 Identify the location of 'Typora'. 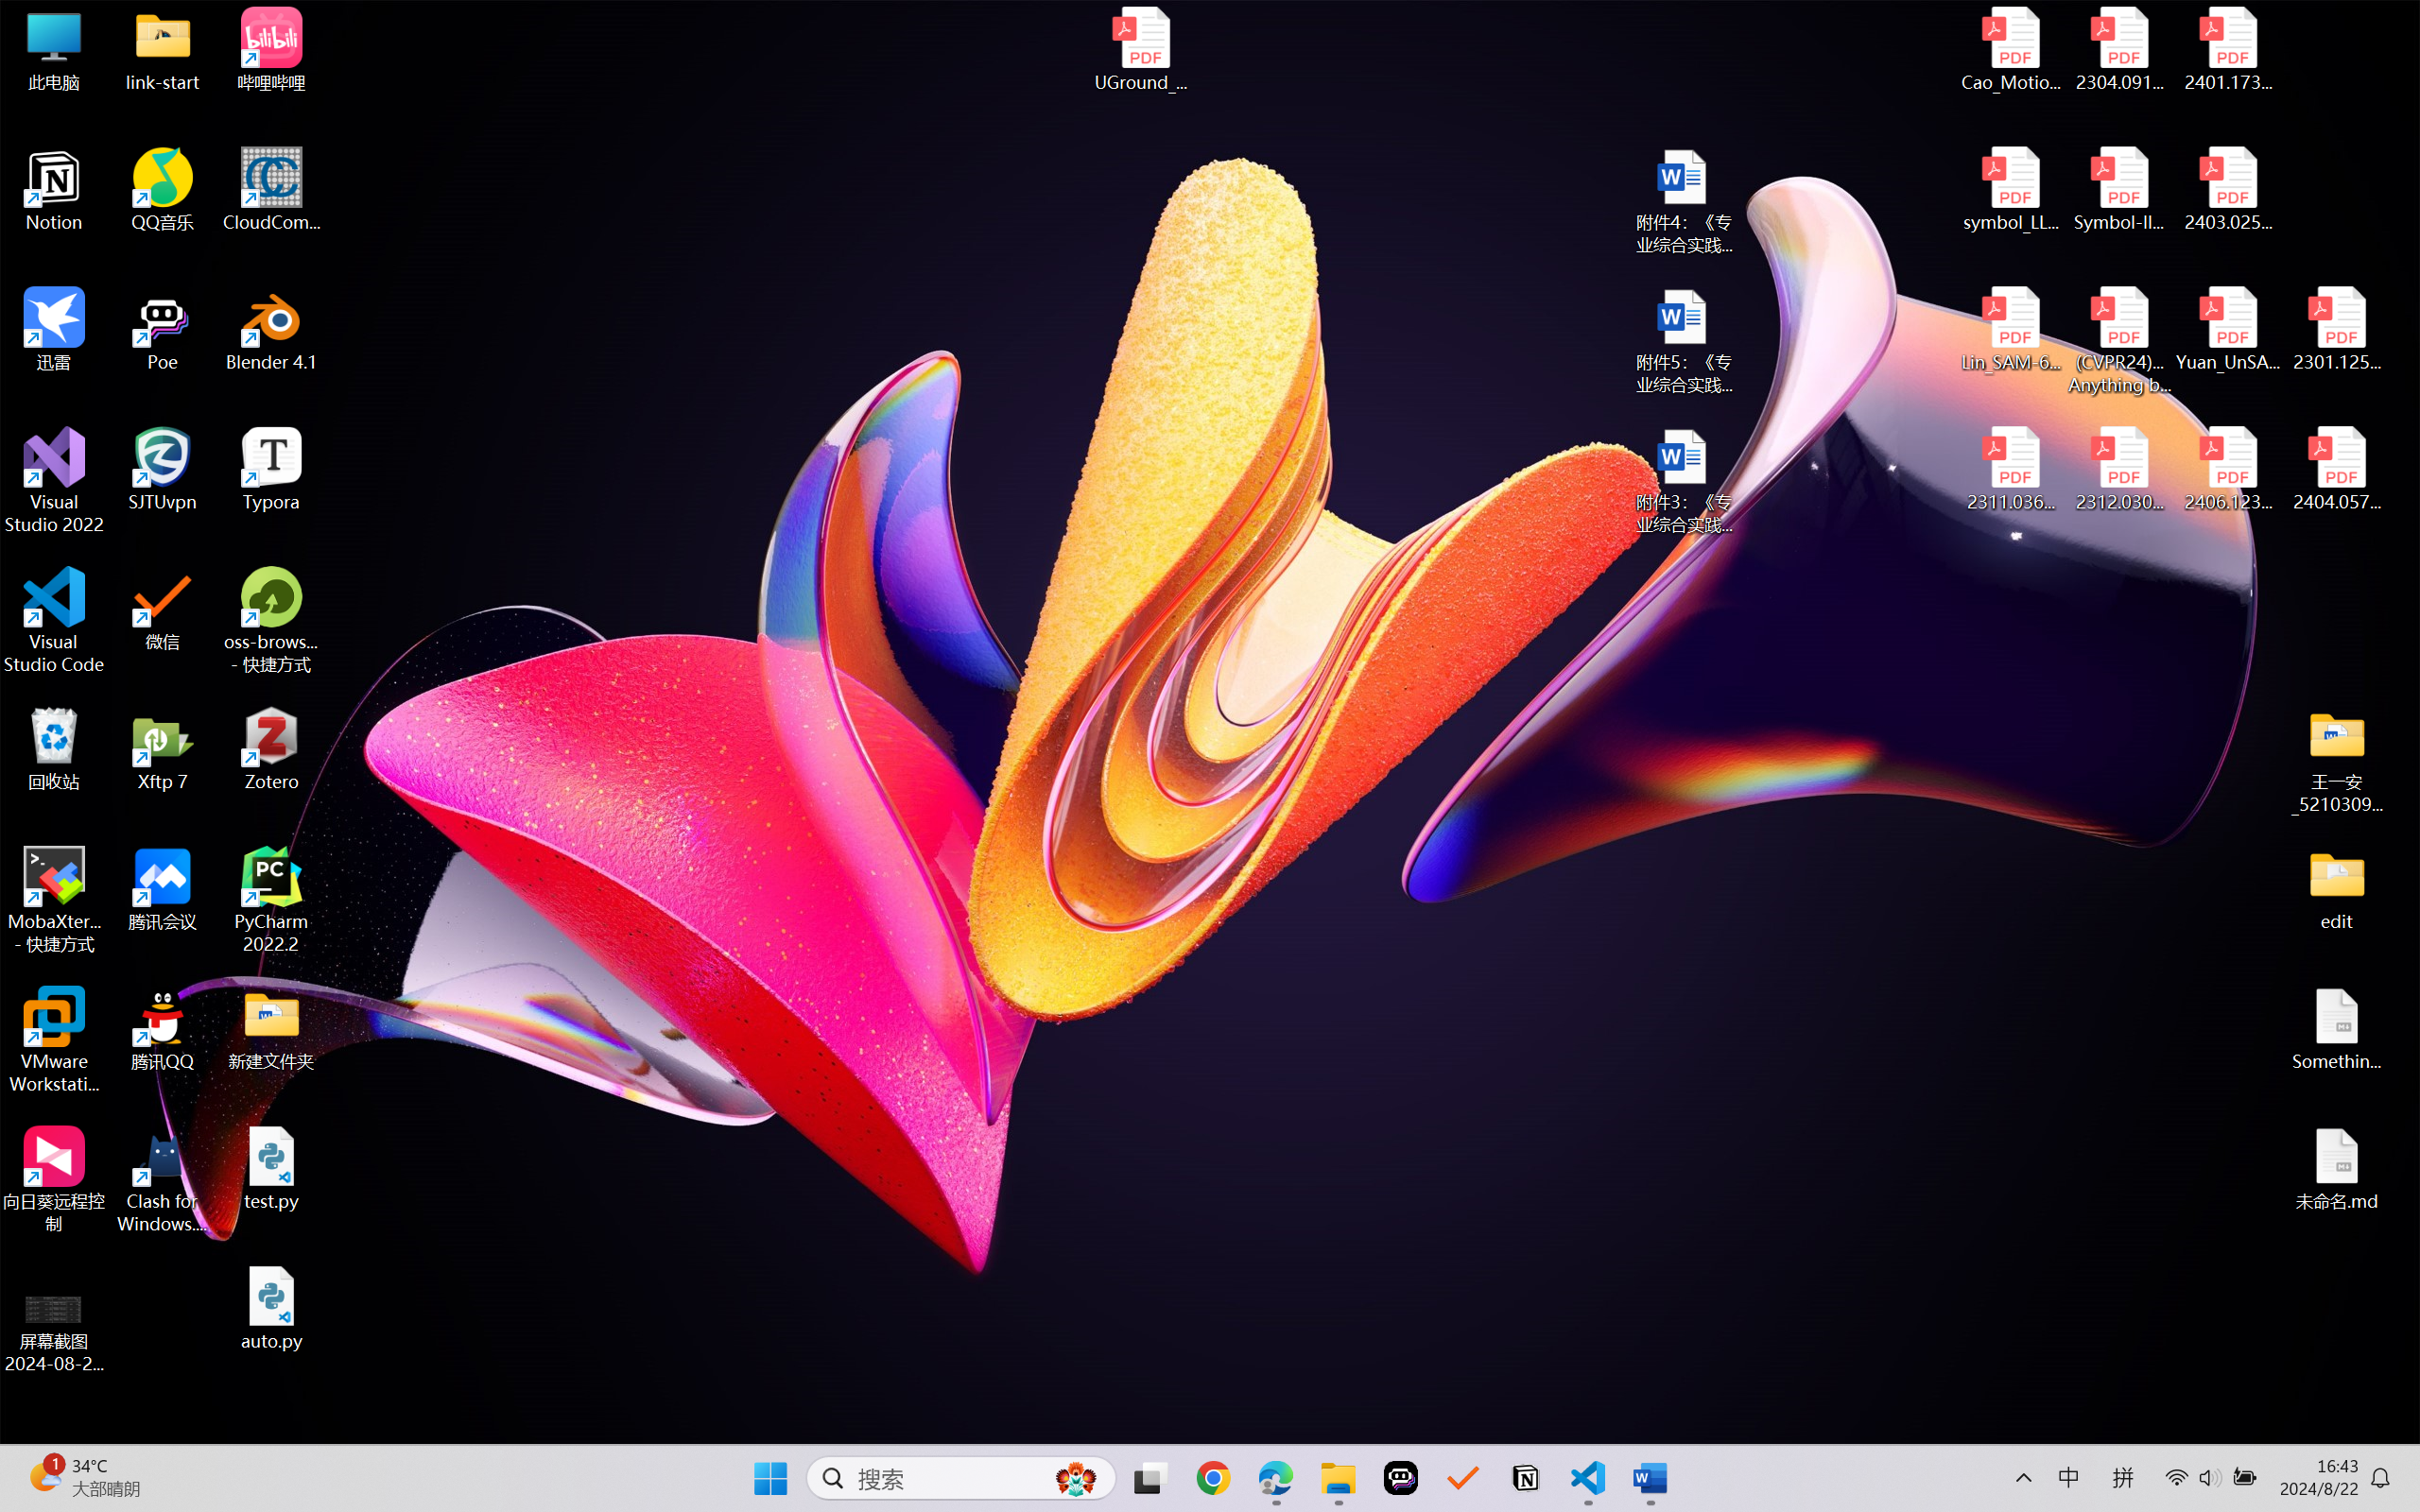
(271, 469).